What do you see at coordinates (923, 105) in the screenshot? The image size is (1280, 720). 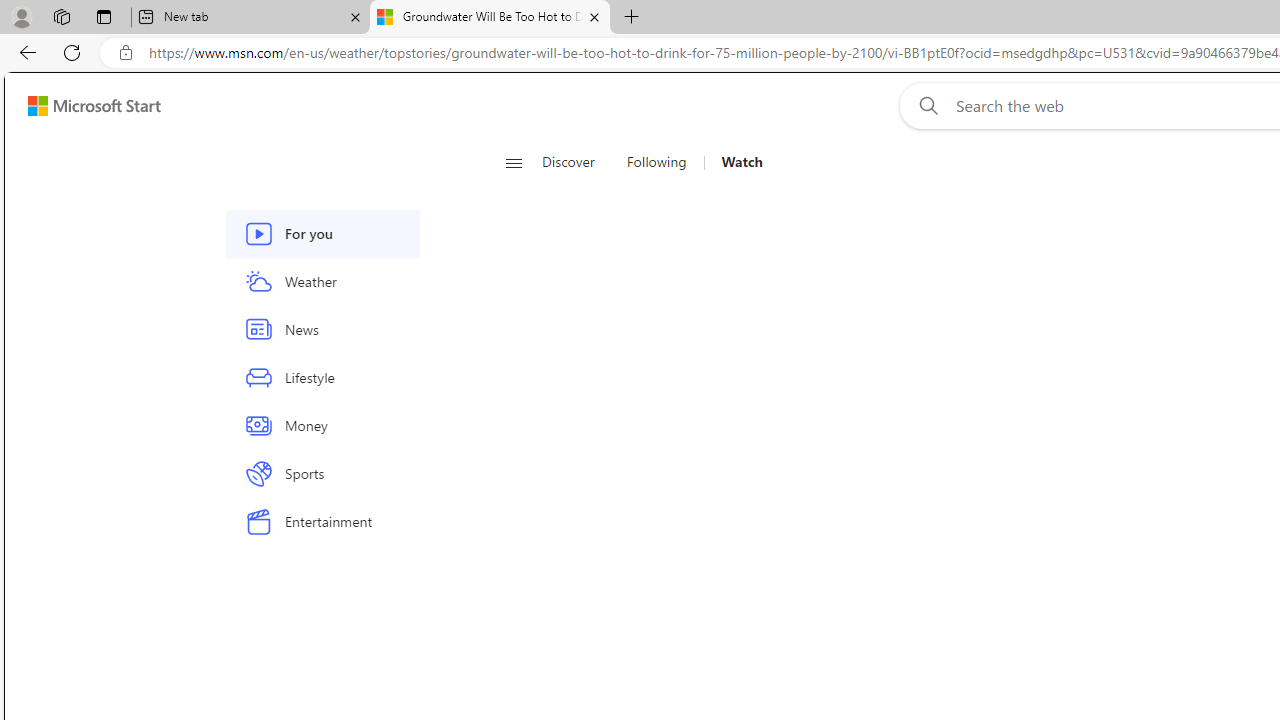 I see `'Web search'` at bounding box center [923, 105].